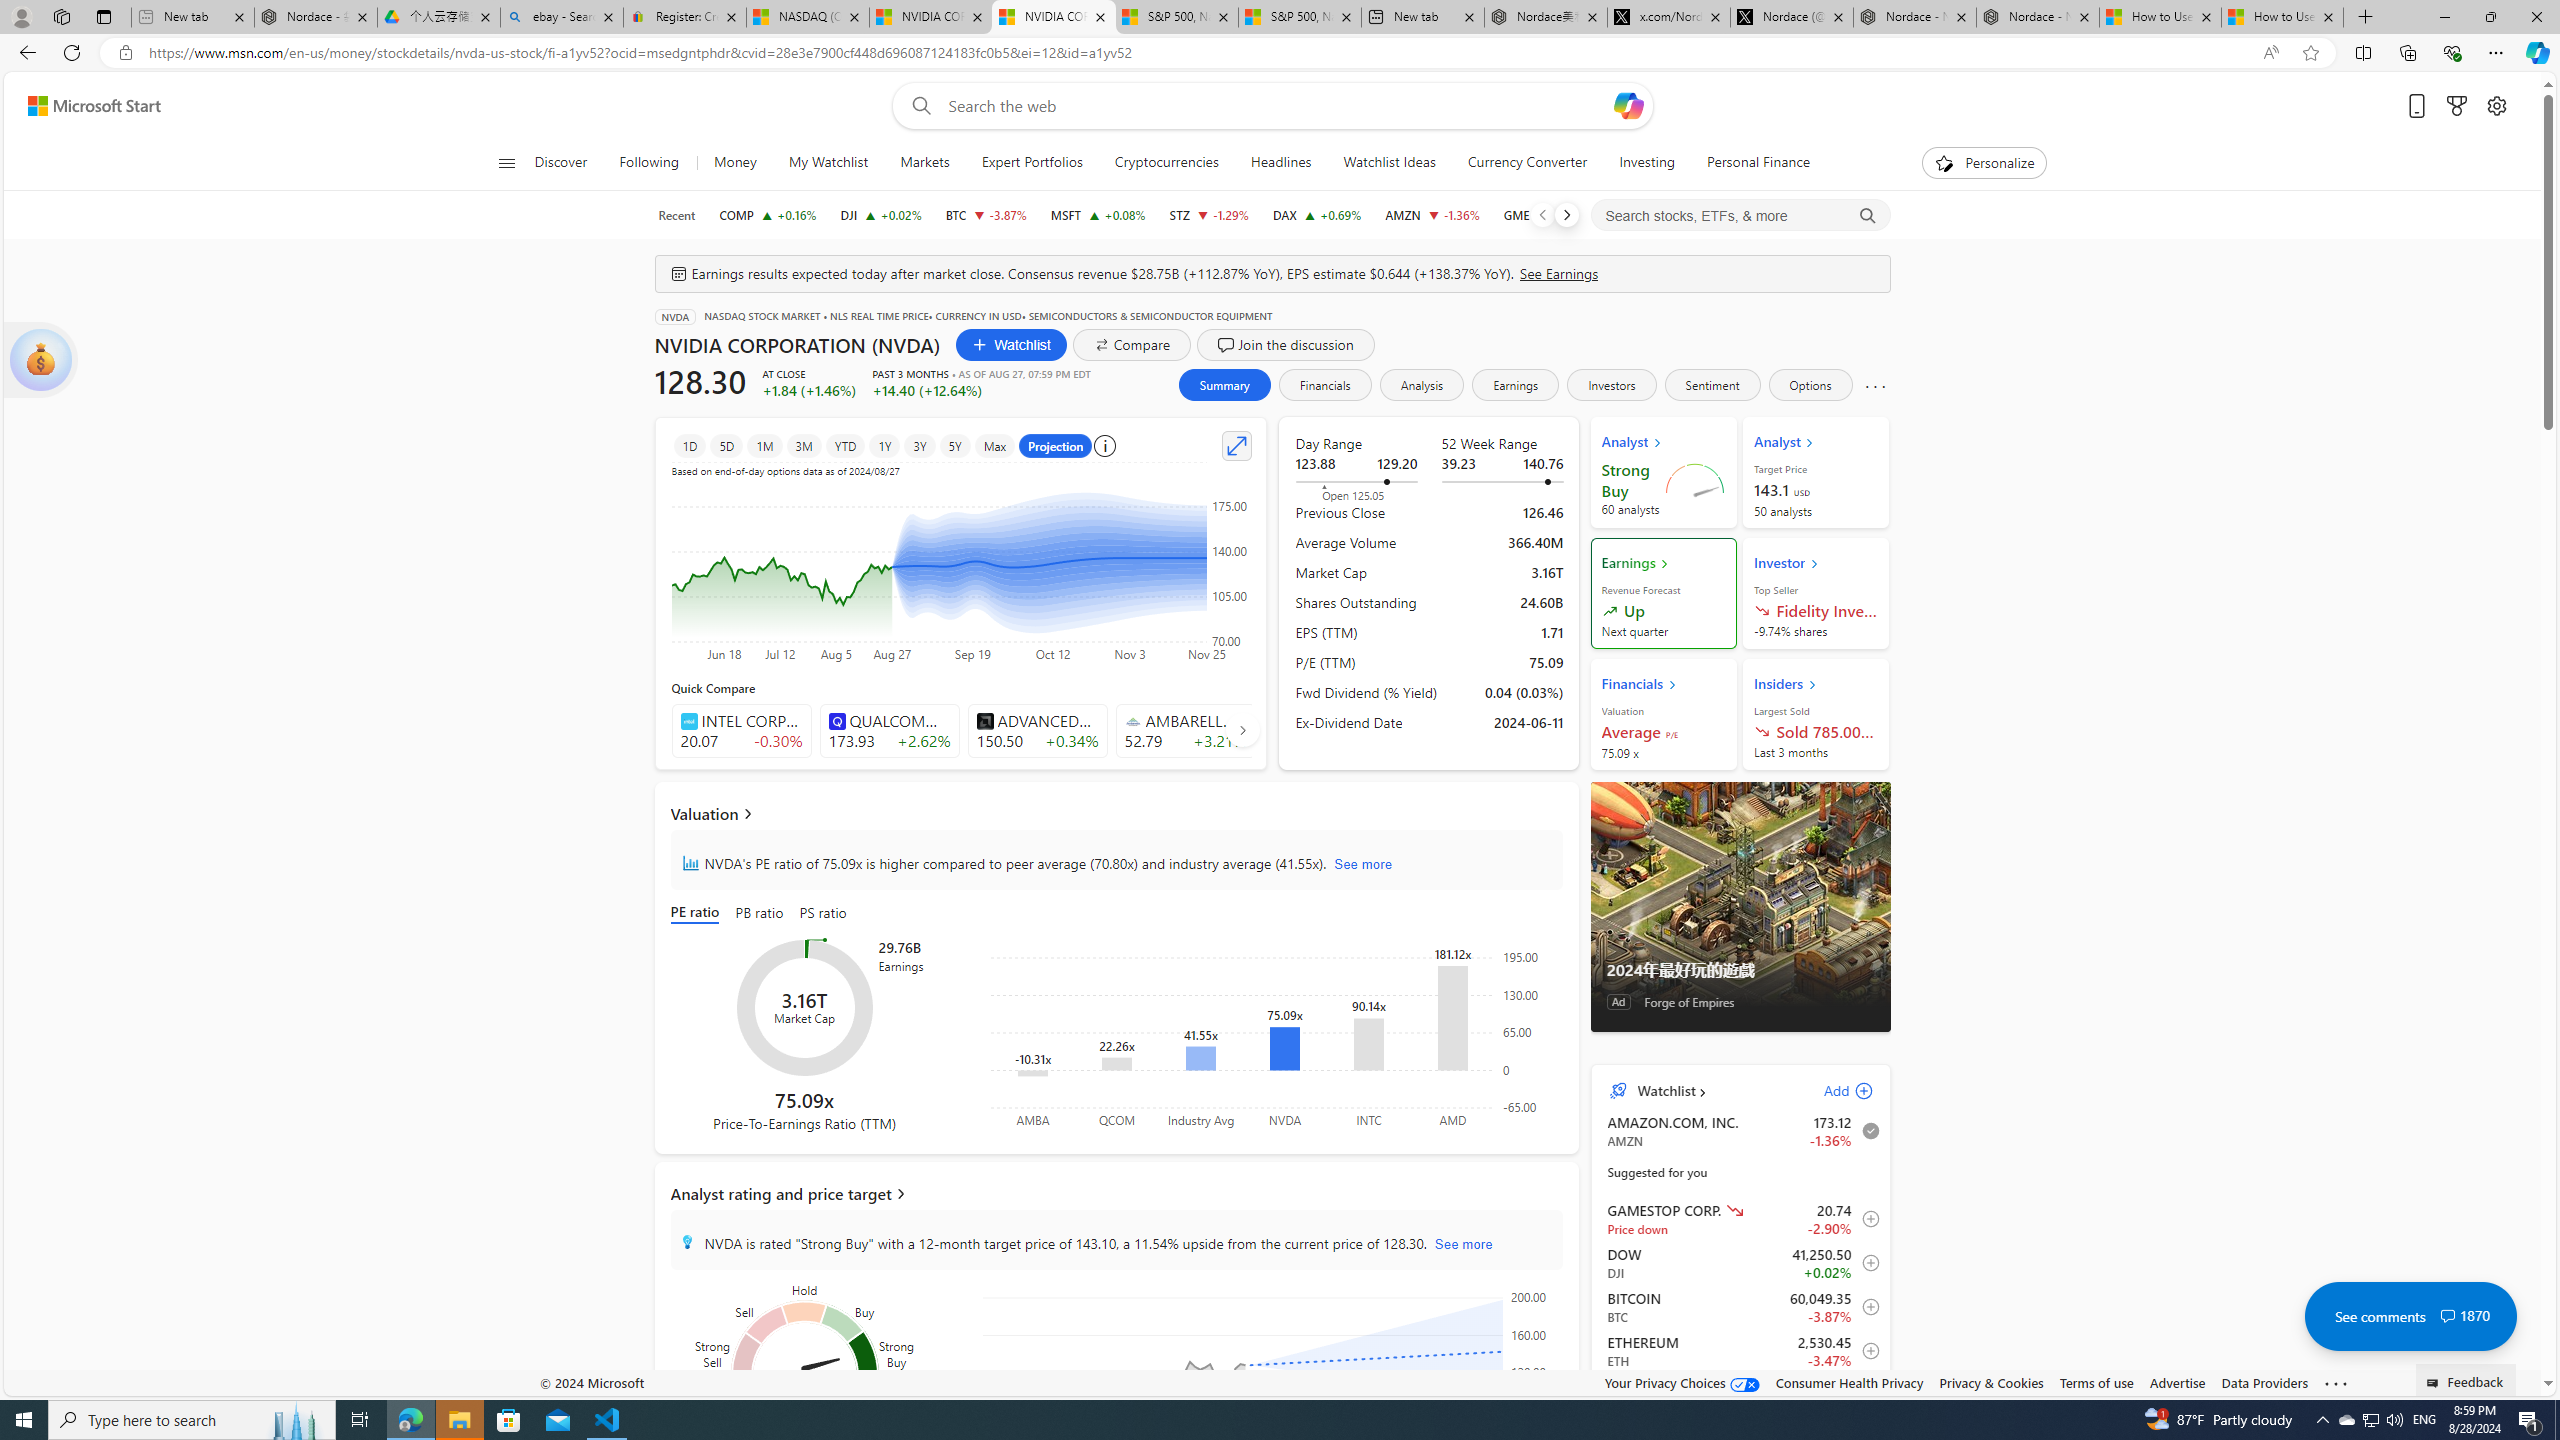 Image resolution: width=2560 pixels, height=1440 pixels. I want to click on 'Consumer Health Privacy', so click(1848, 1382).